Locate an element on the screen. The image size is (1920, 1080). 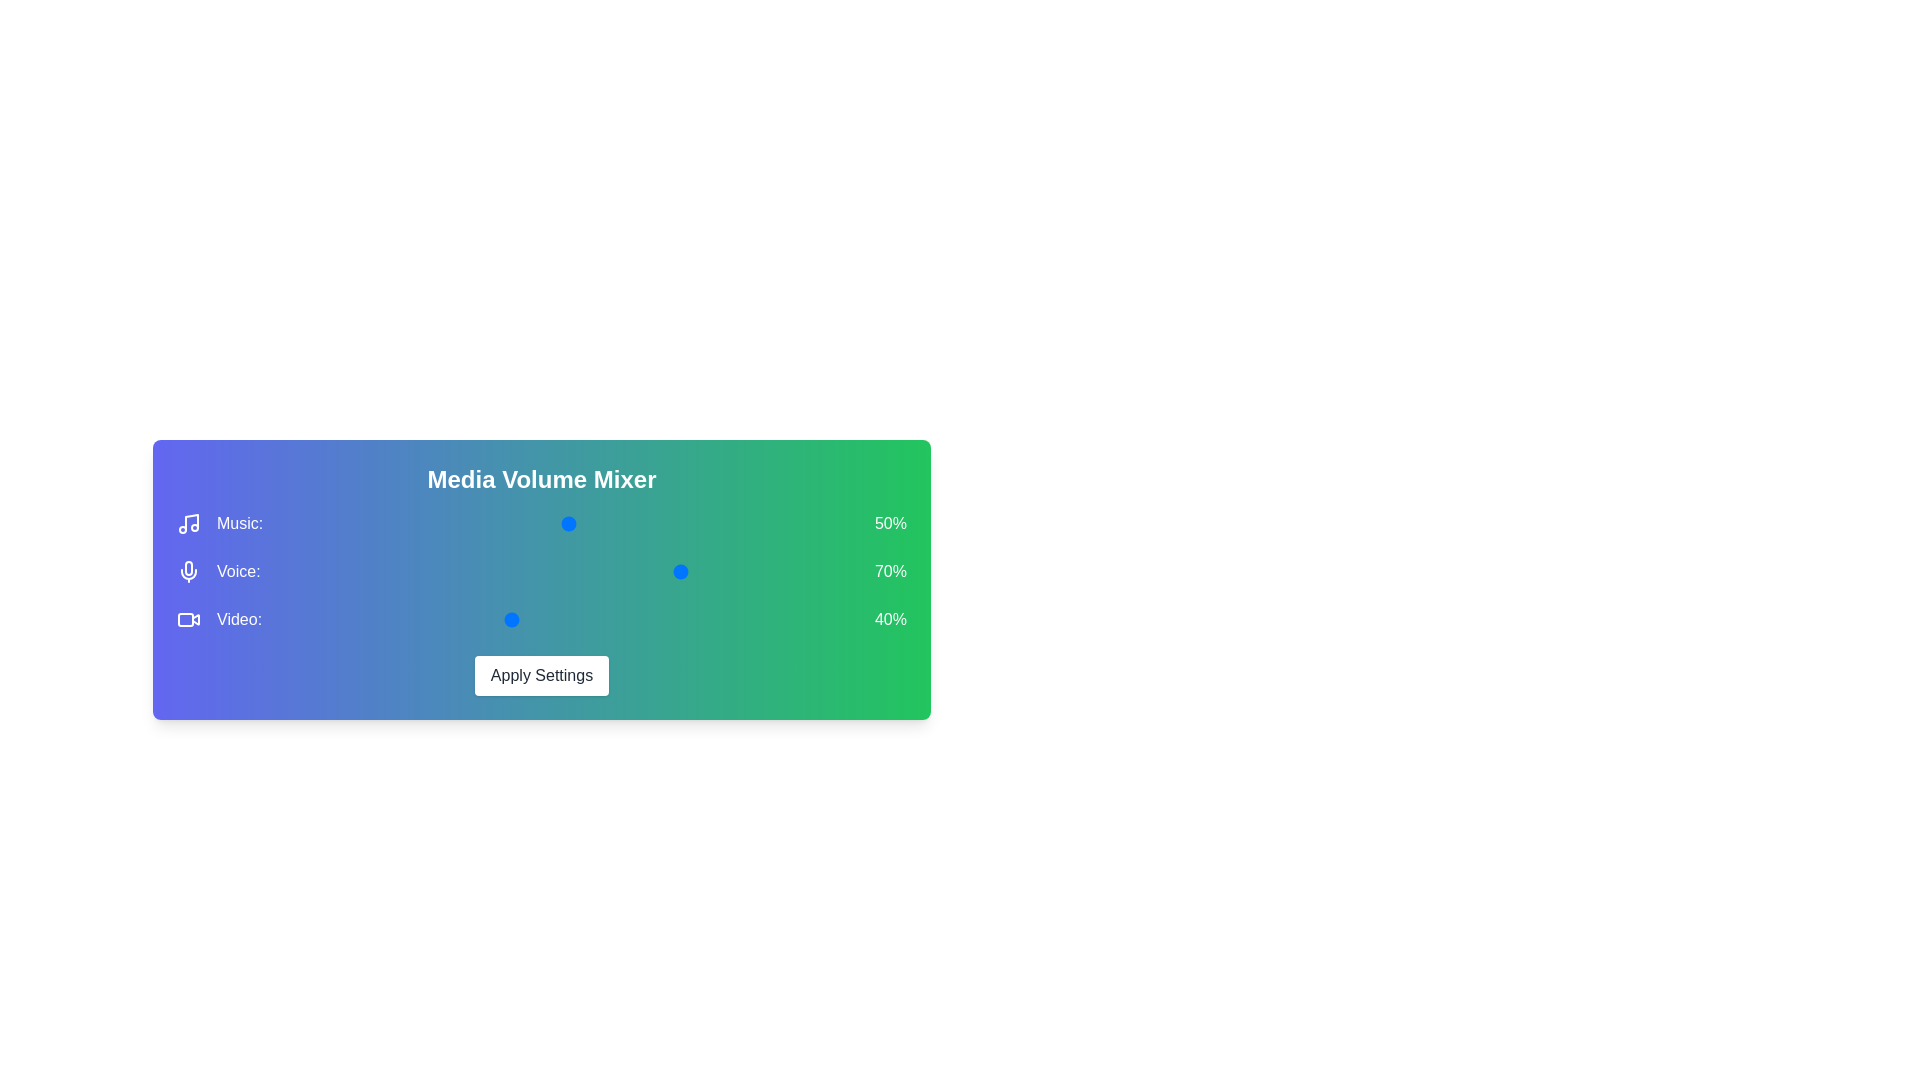
the 'Media Volume Mixer' text heading to focus on it is located at coordinates (542, 479).